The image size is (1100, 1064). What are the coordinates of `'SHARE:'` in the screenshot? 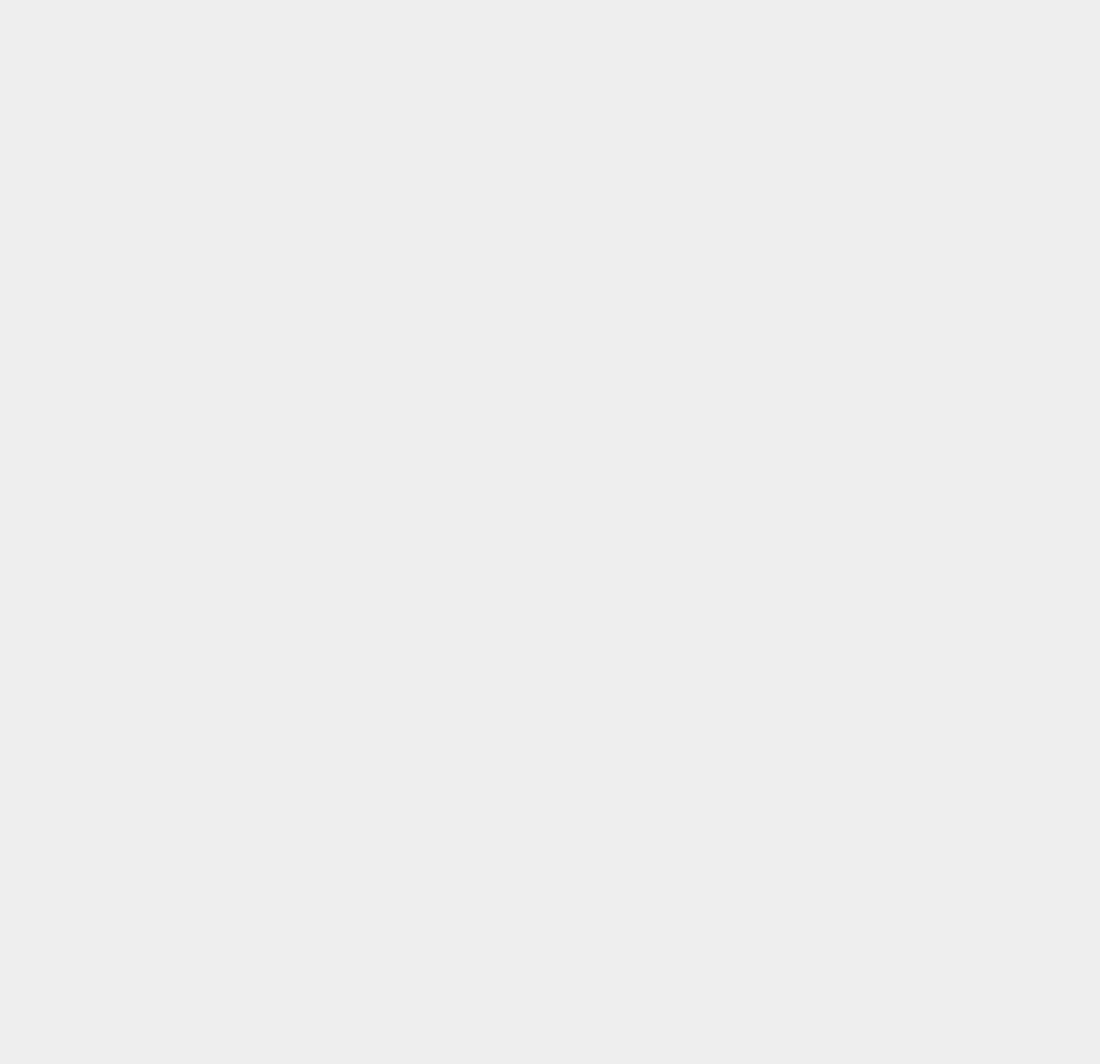 It's located at (42, 602).